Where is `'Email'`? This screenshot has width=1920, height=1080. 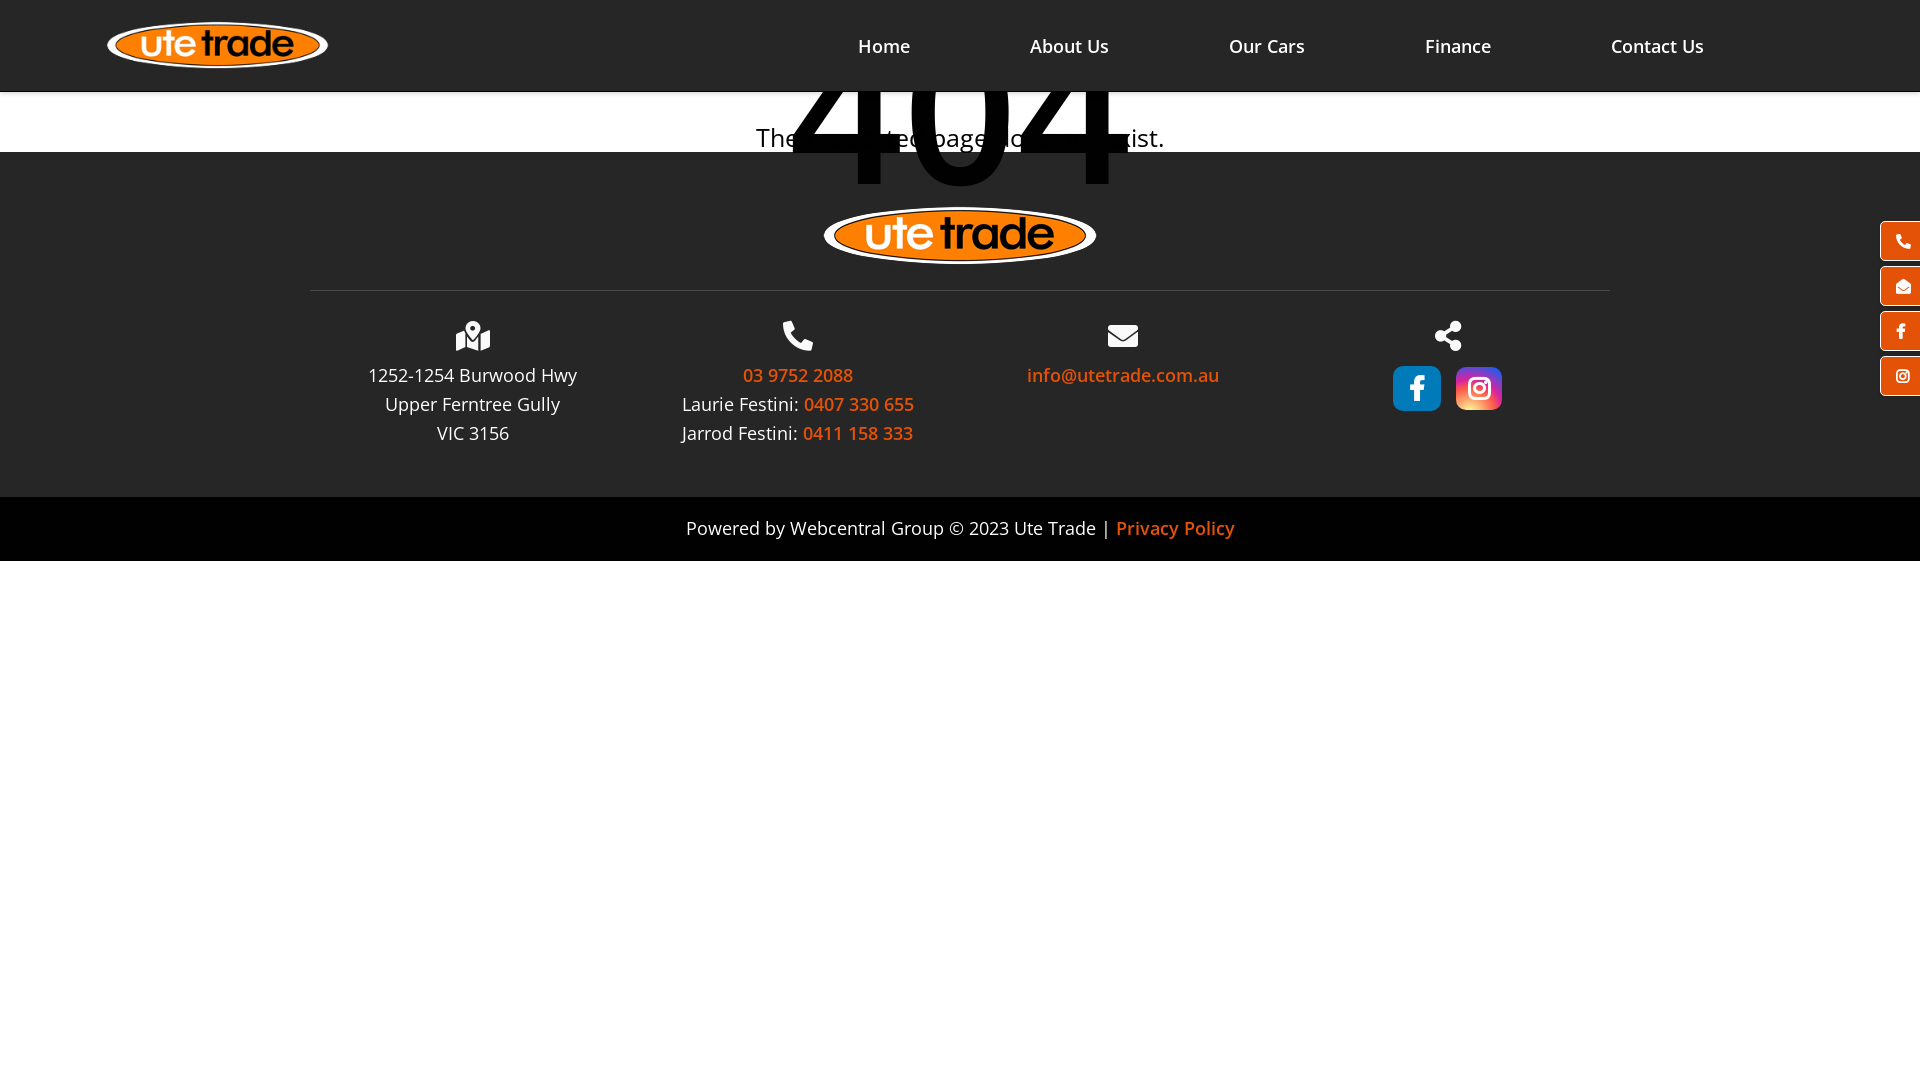
'Email' is located at coordinates (1123, 334).